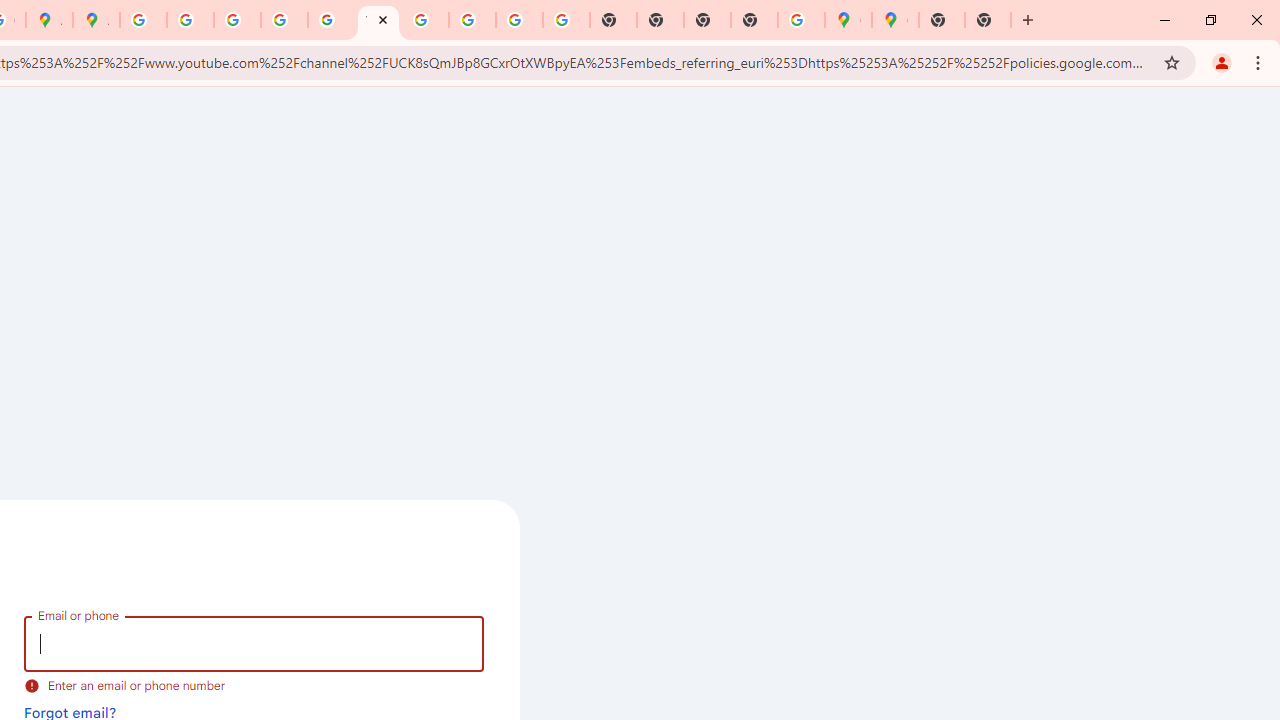 This screenshot has height=720, width=1280. I want to click on 'YouTube', so click(378, 20).